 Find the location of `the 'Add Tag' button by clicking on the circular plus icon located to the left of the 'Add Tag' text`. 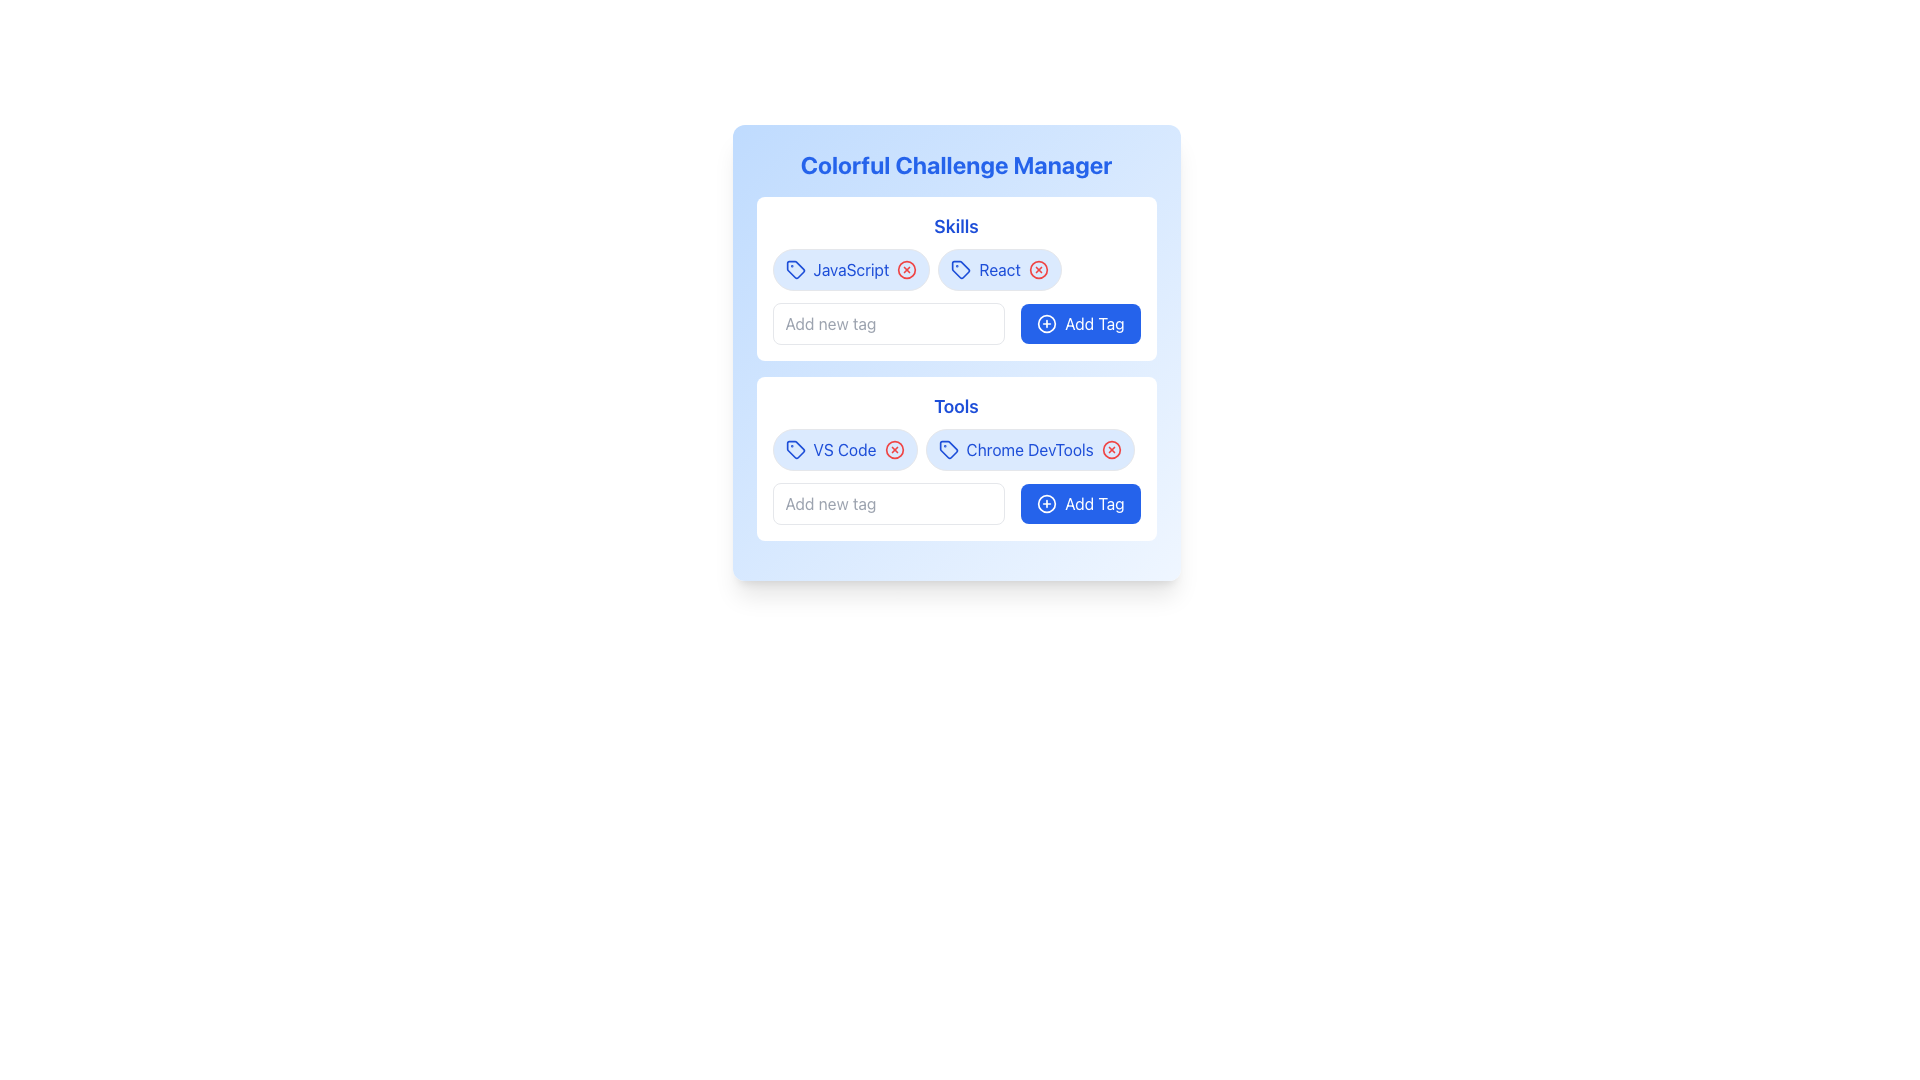

the 'Add Tag' button by clicking on the circular plus icon located to the left of the 'Add Tag' text is located at coordinates (1046, 503).